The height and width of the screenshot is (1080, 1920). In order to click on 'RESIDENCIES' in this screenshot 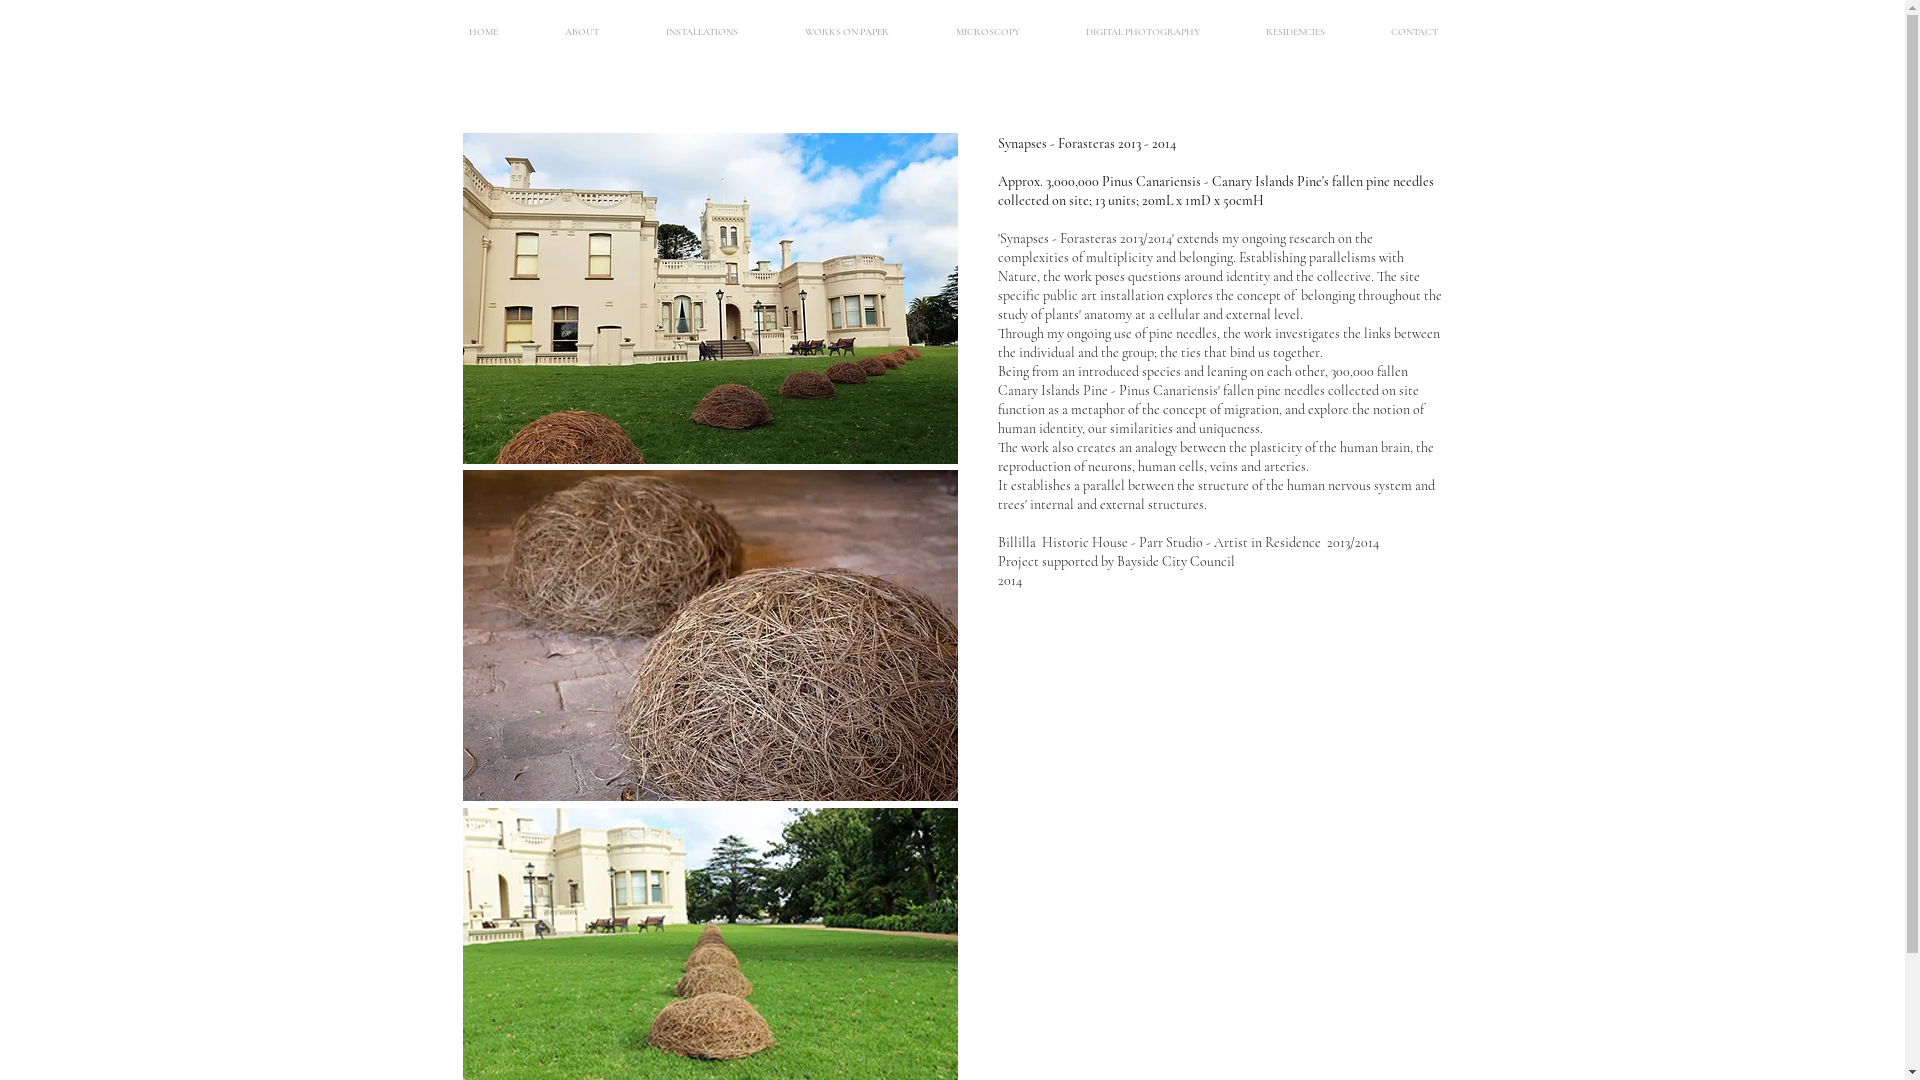, I will do `click(1294, 31)`.